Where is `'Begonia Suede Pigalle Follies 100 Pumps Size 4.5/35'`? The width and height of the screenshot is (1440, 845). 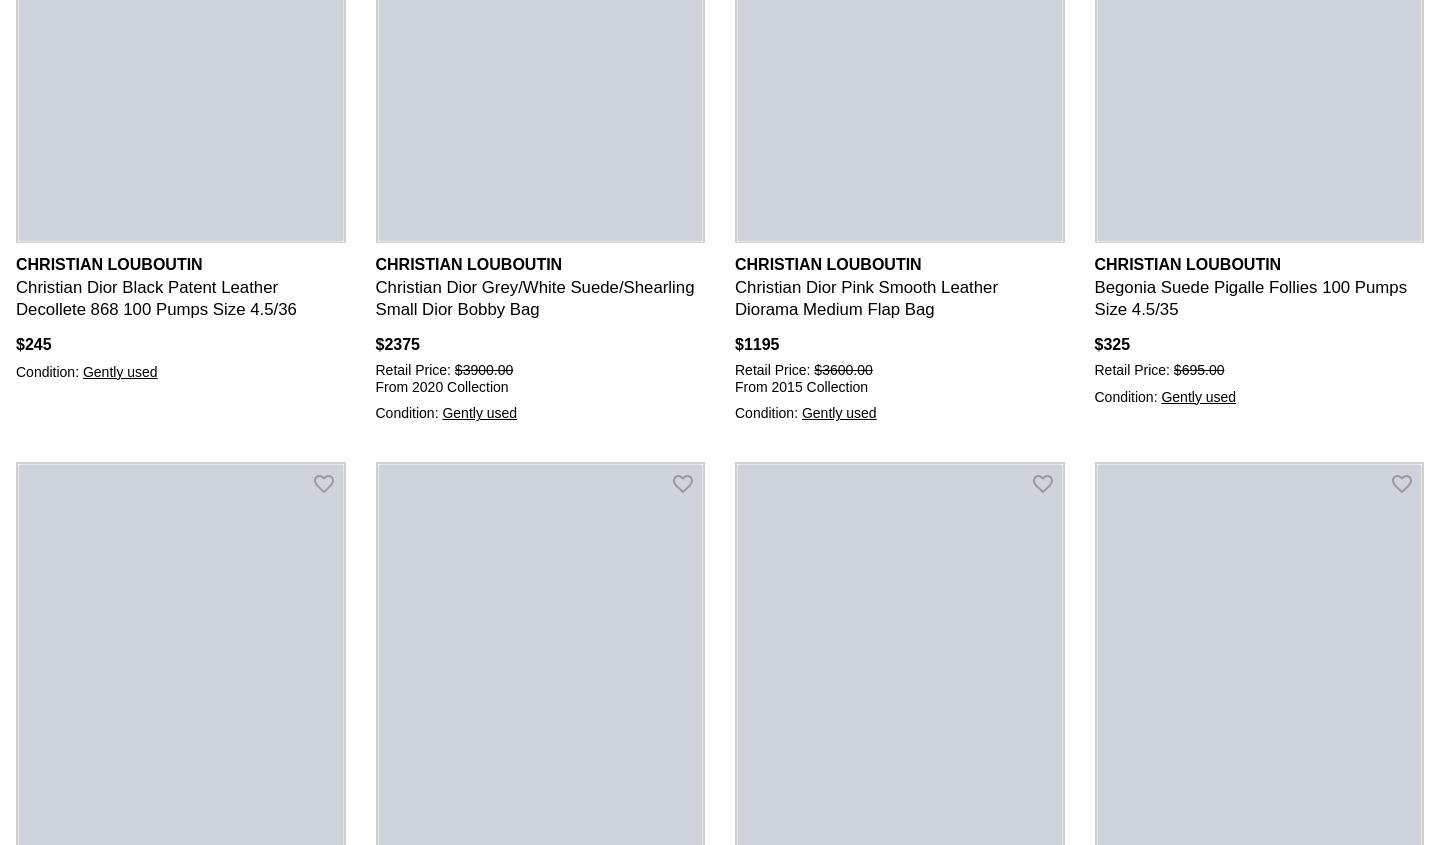 'Begonia Suede Pigalle Follies 100 Pumps Size 4.5/35' is located at coordinates (1249, 298).